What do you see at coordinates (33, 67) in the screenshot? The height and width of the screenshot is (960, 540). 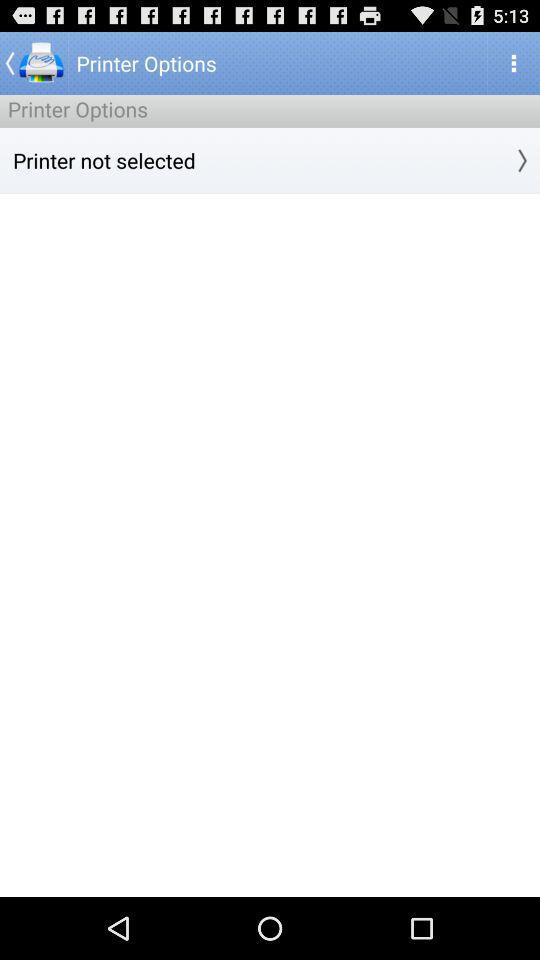 I see `the arrow_backward icon` at bounding box center [33, 67].